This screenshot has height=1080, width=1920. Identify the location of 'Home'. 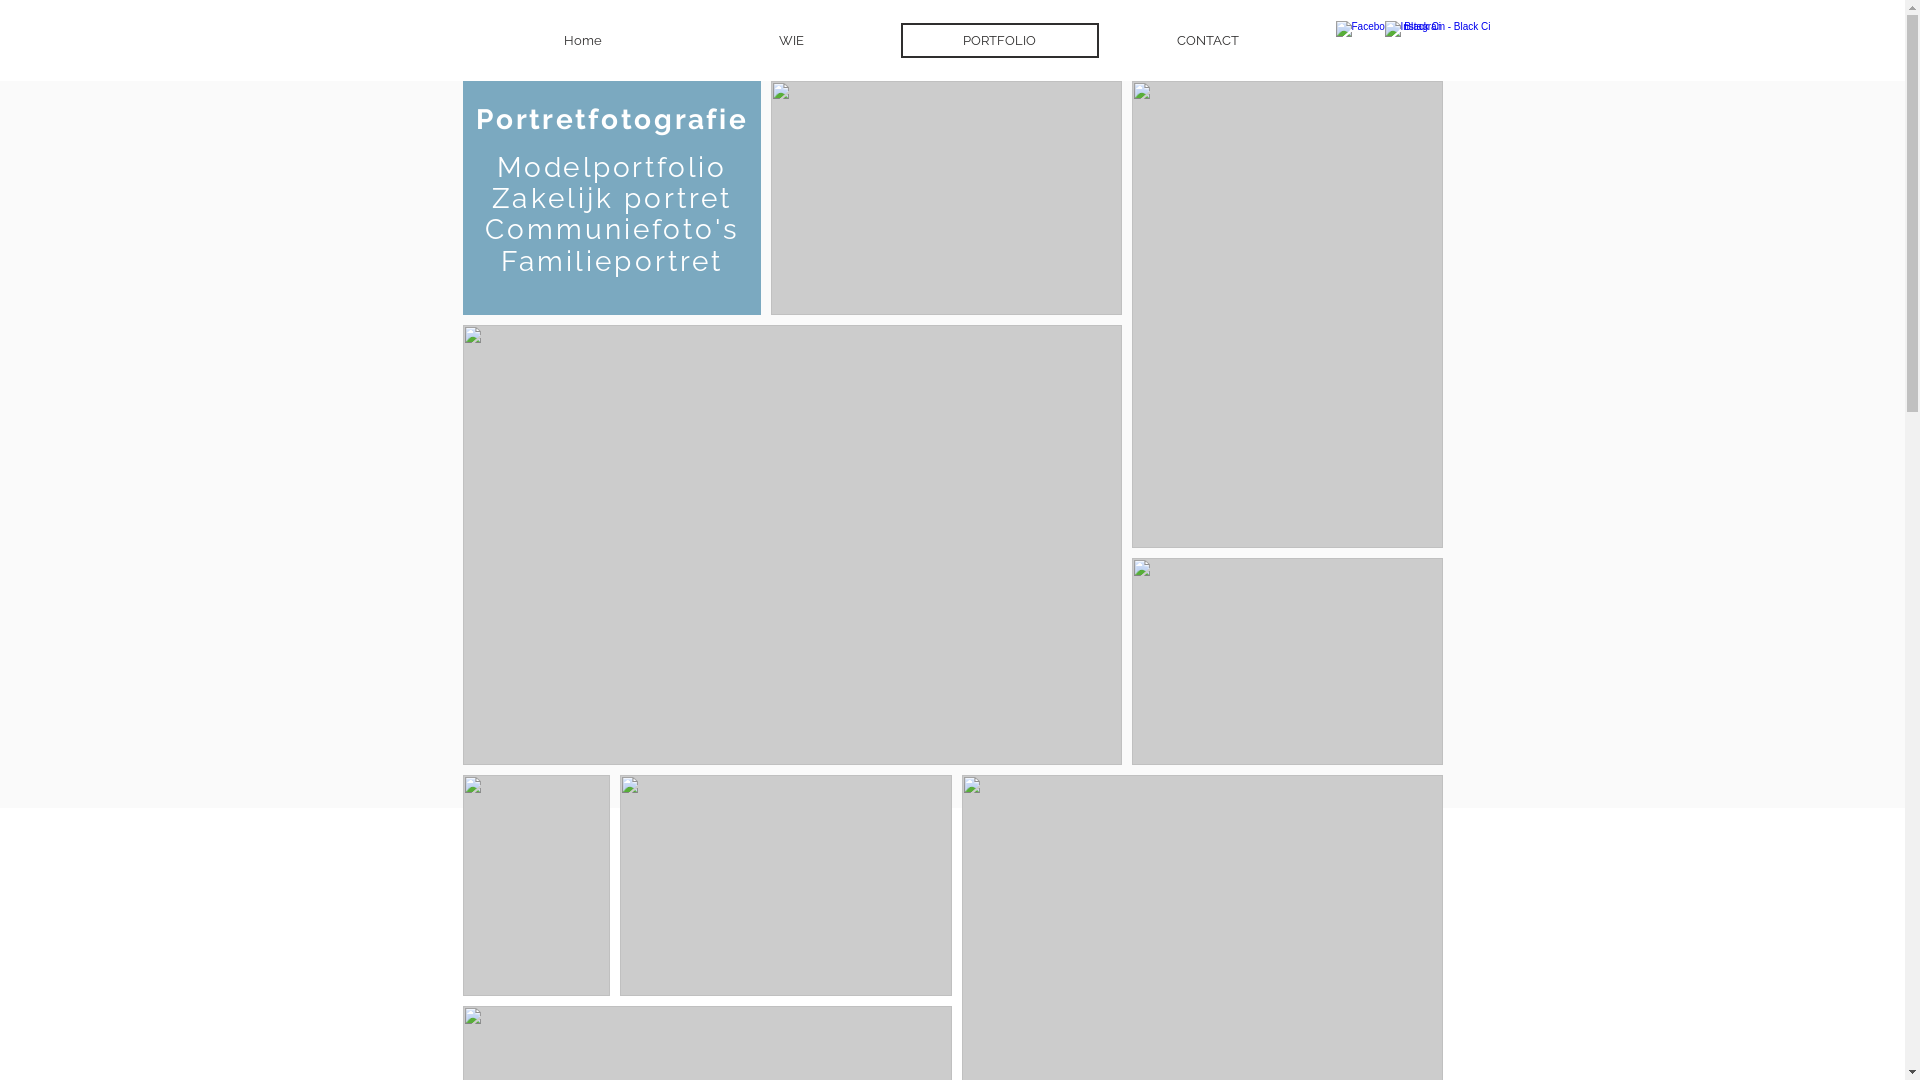
(582, 40).